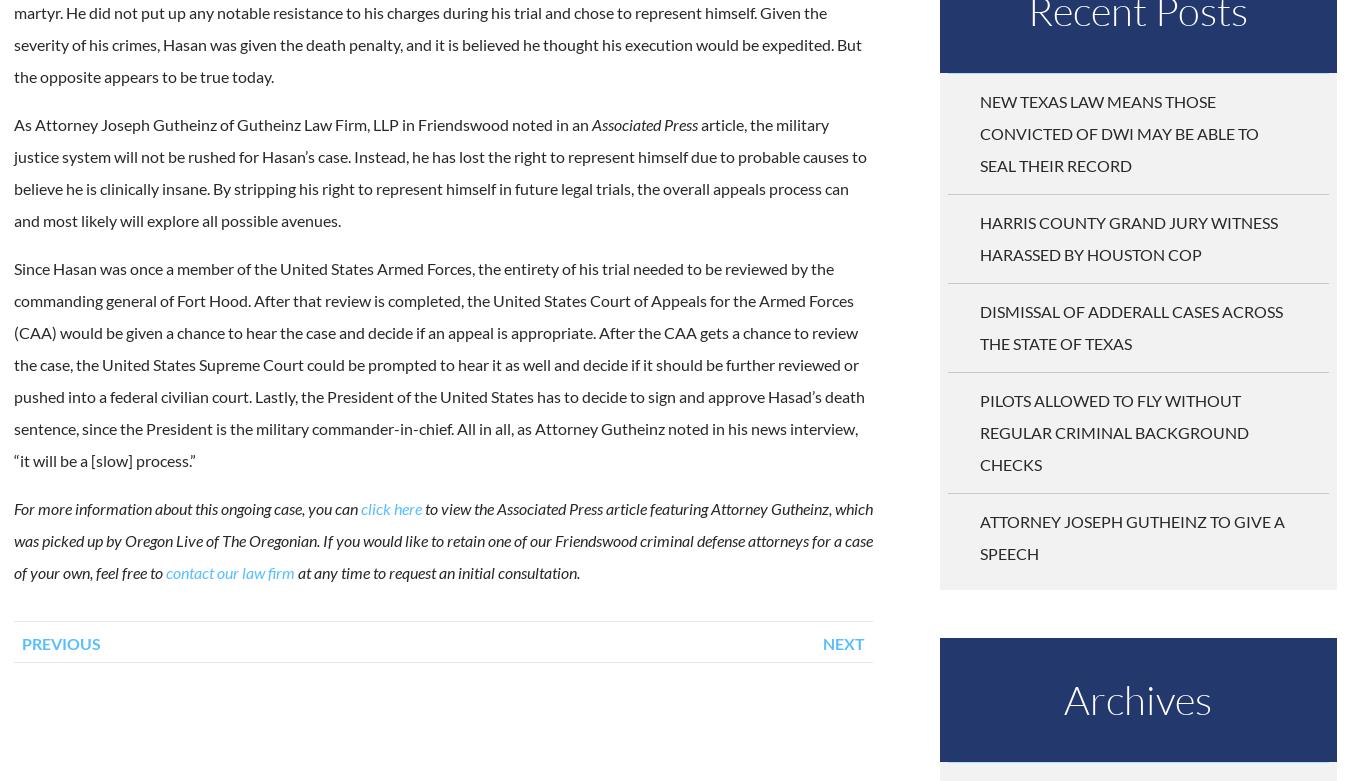 The image size is (1350, 781). I want to click on 'Previous', so click(59, 642).